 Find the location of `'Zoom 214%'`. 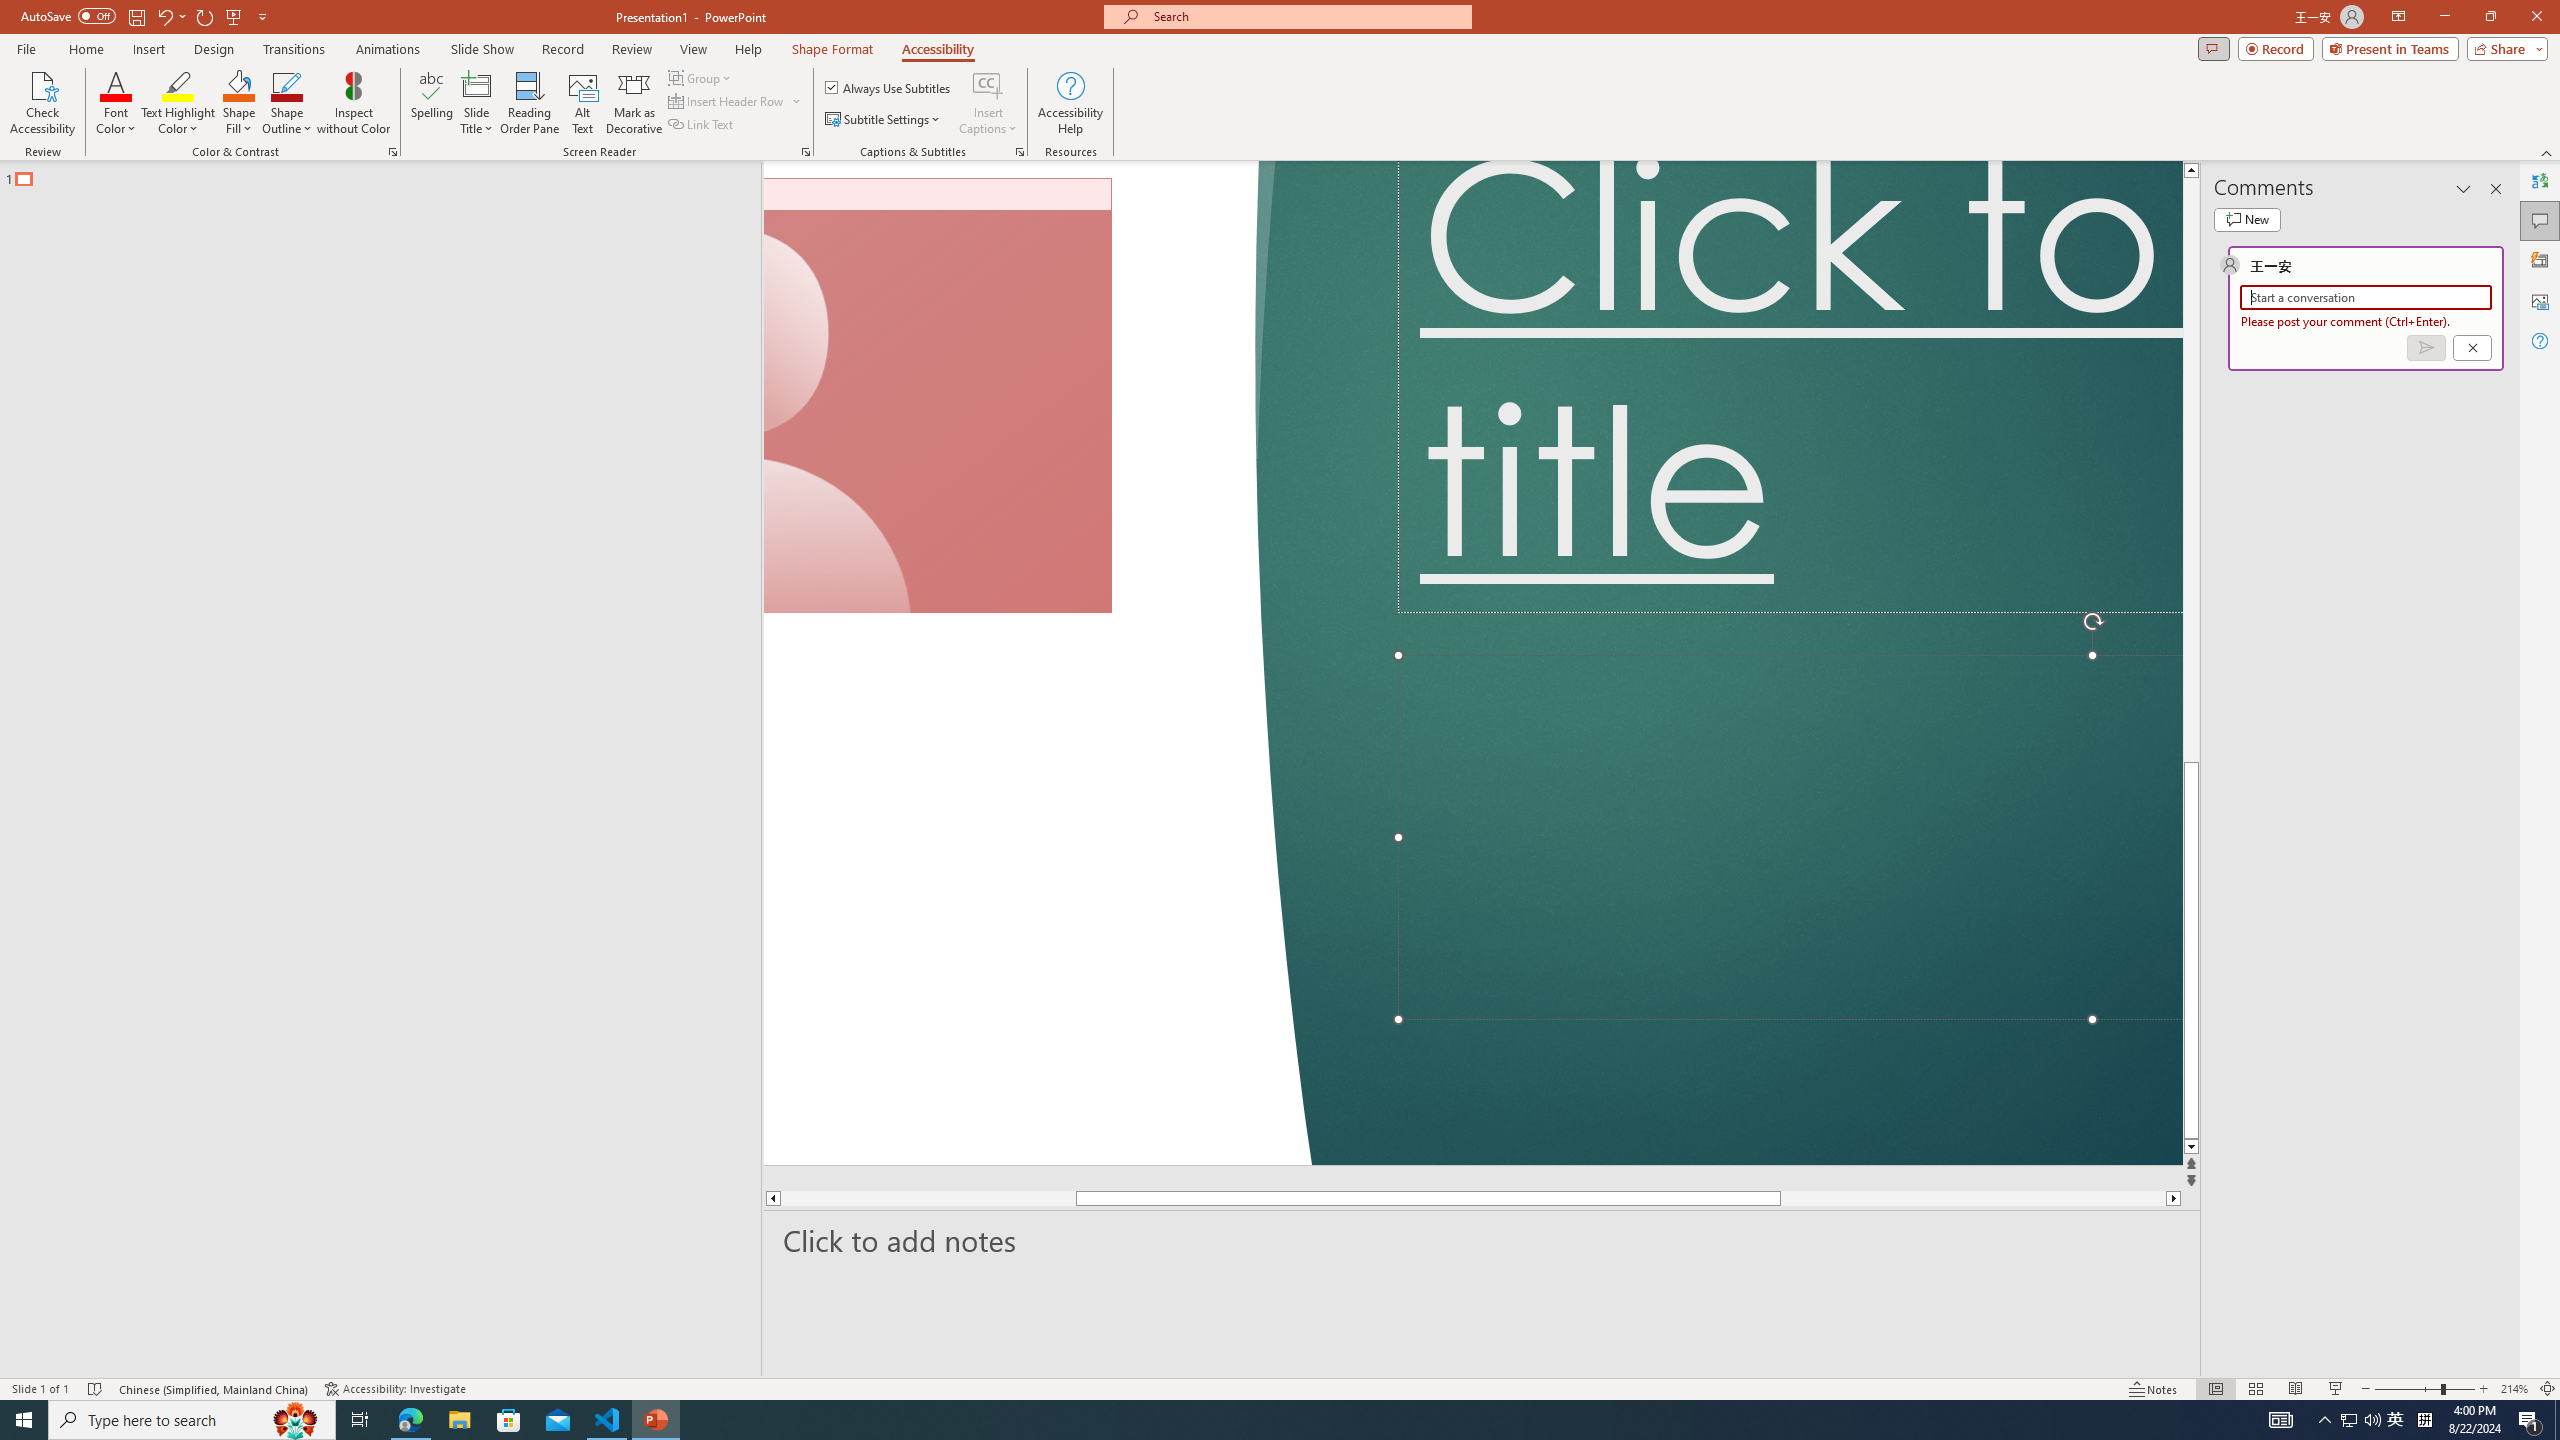

'Zoom 214%' is located at coordinates (2515, 1389).